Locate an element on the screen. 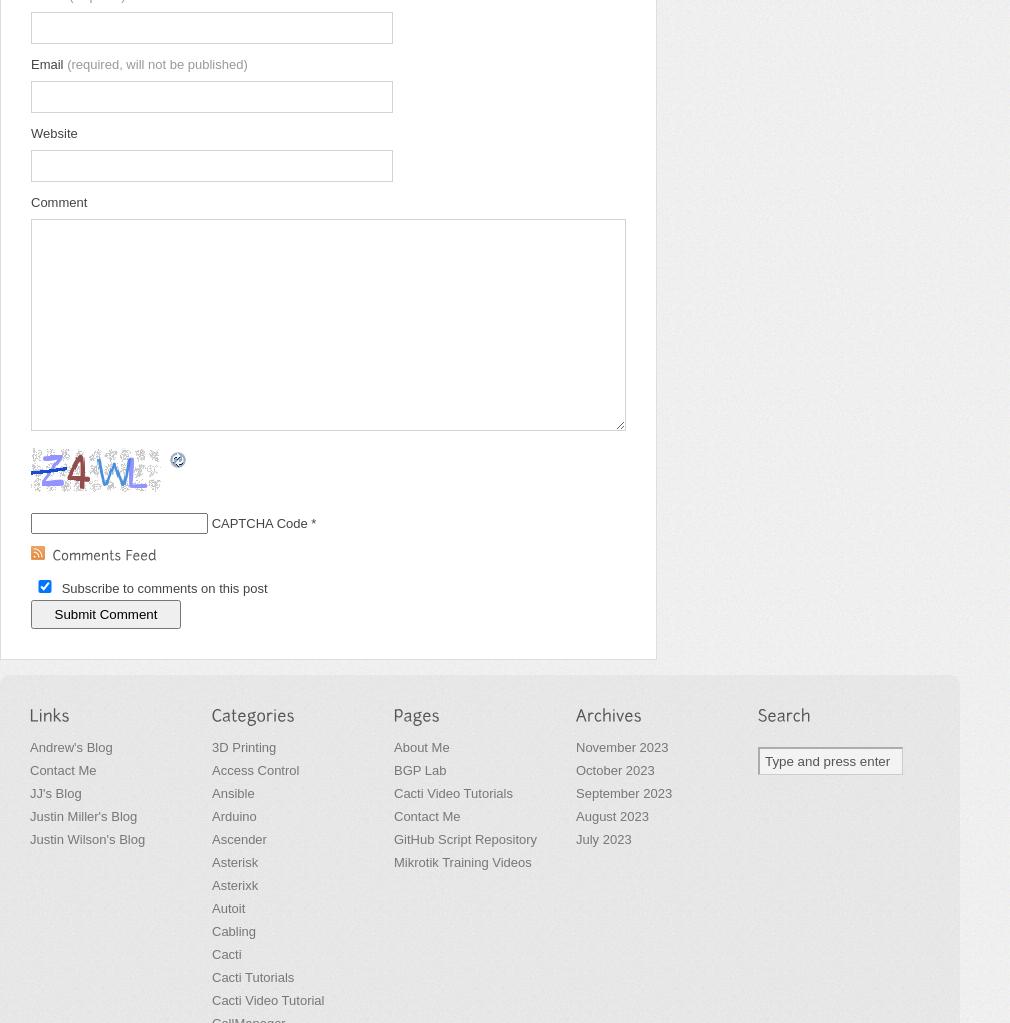  '(required, will not be published)' is located at coordinates (65, 63).